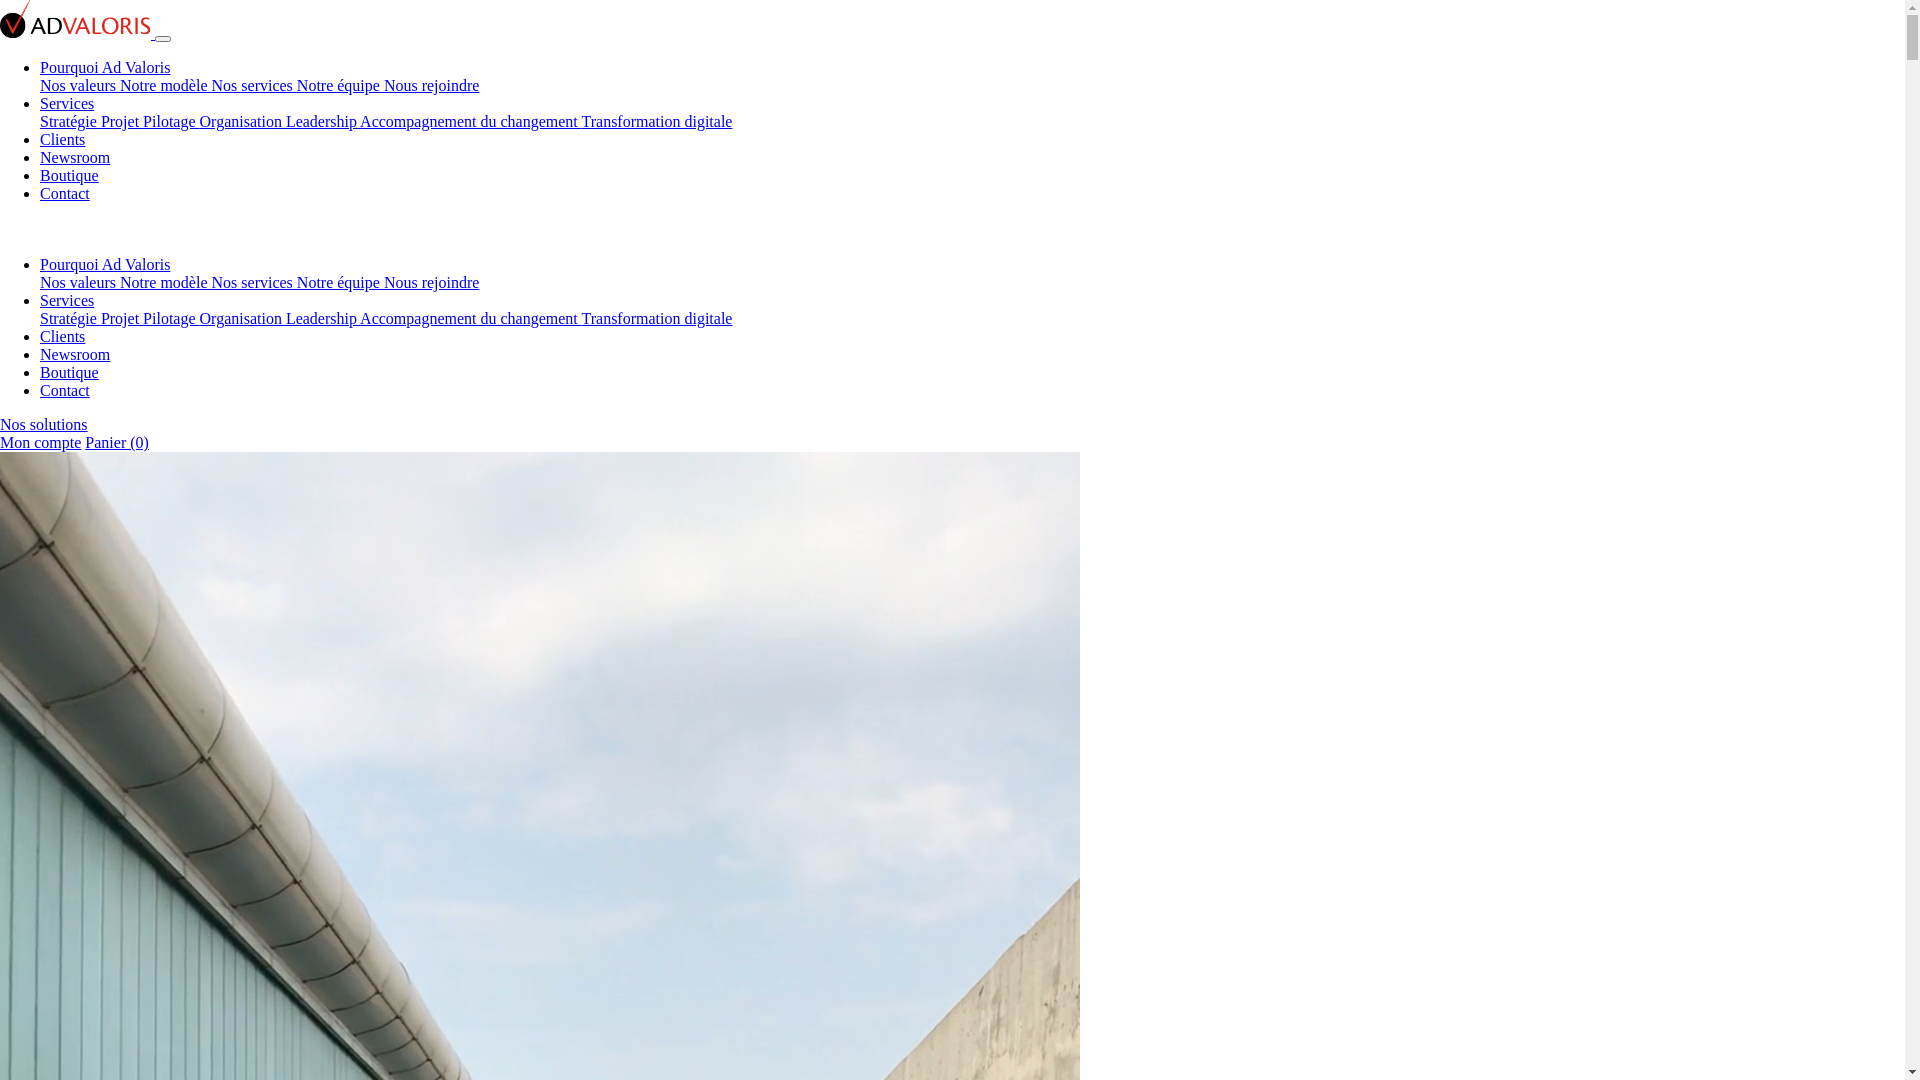  What do you see at coordinates (39, 390) in the screenshot?
I see `'Contact'` at bounding box center [39, 390].